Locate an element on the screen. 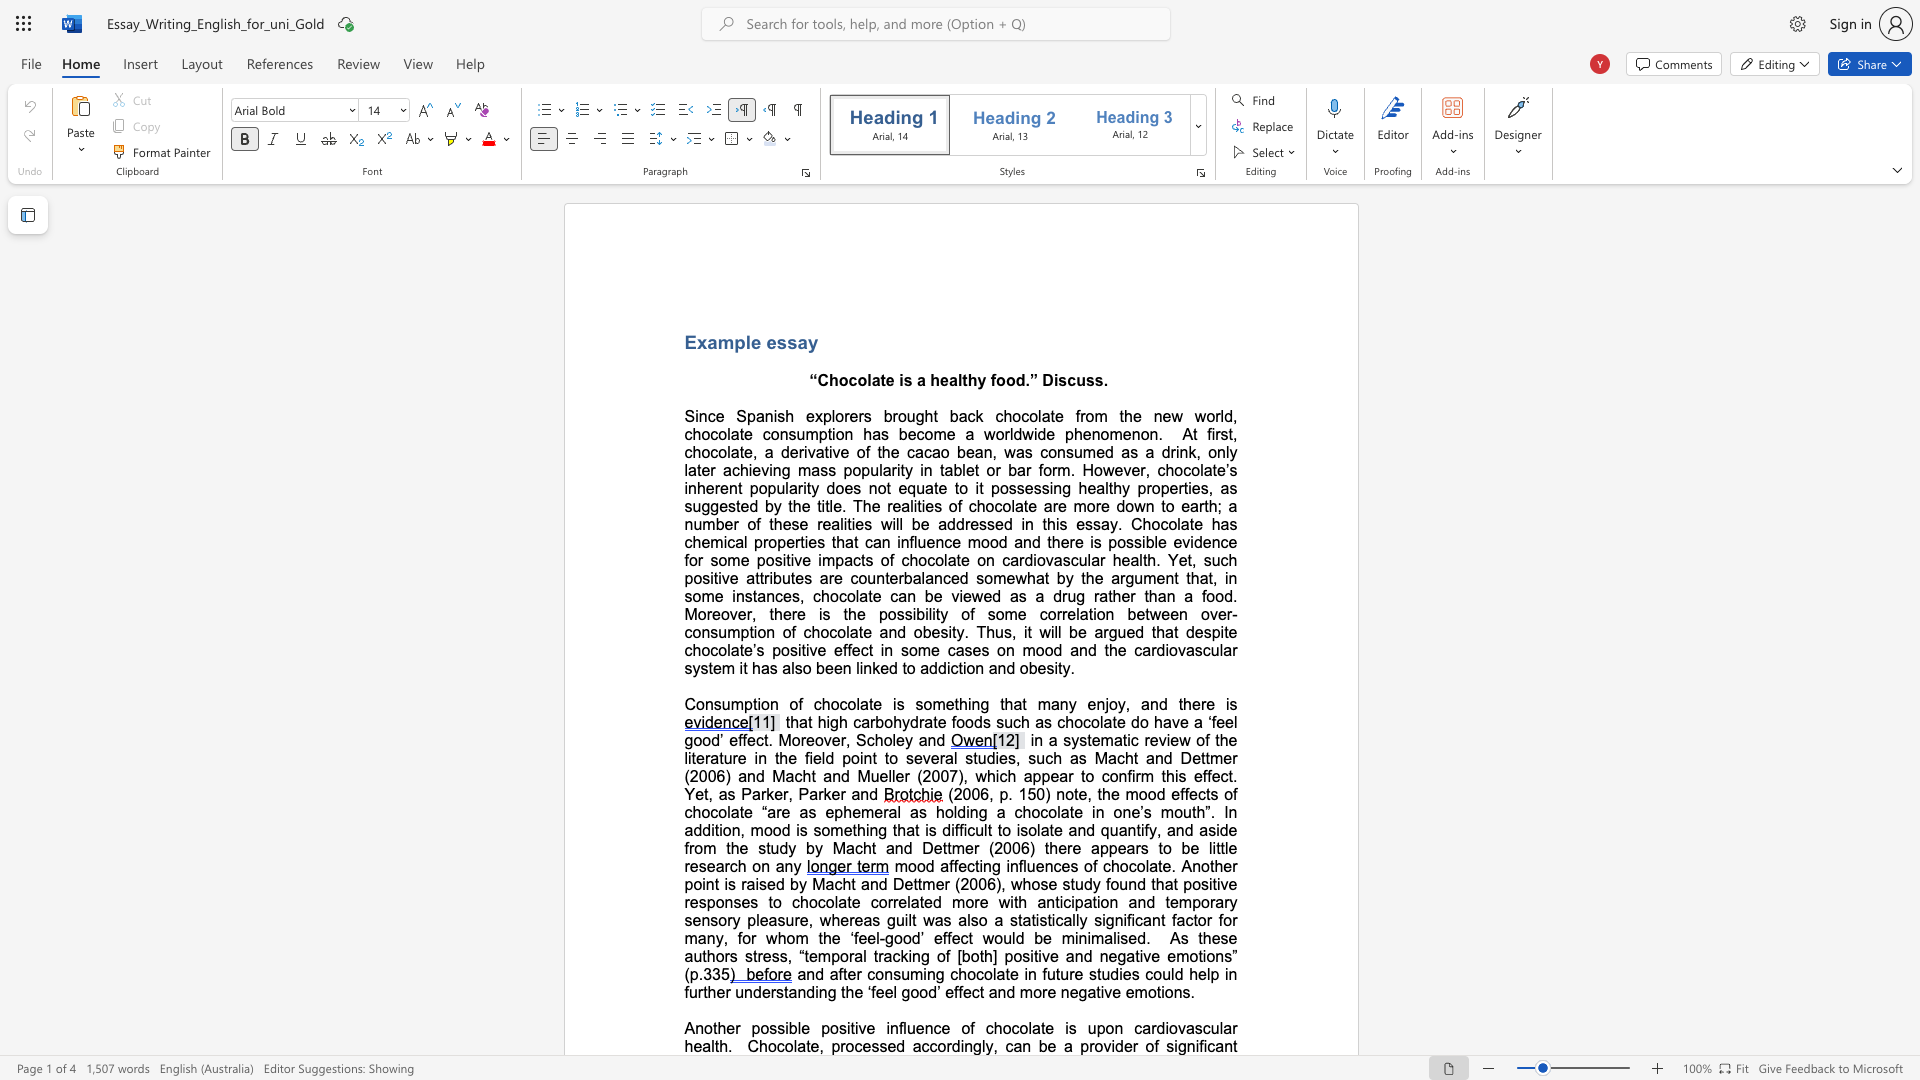  the subset text "nding the ‘feel g" within the text "and after consuming chocolate in future studies could help in further understanding the ‘feel good’ effect and more negative emotions." is located at coordinates (796, 992).